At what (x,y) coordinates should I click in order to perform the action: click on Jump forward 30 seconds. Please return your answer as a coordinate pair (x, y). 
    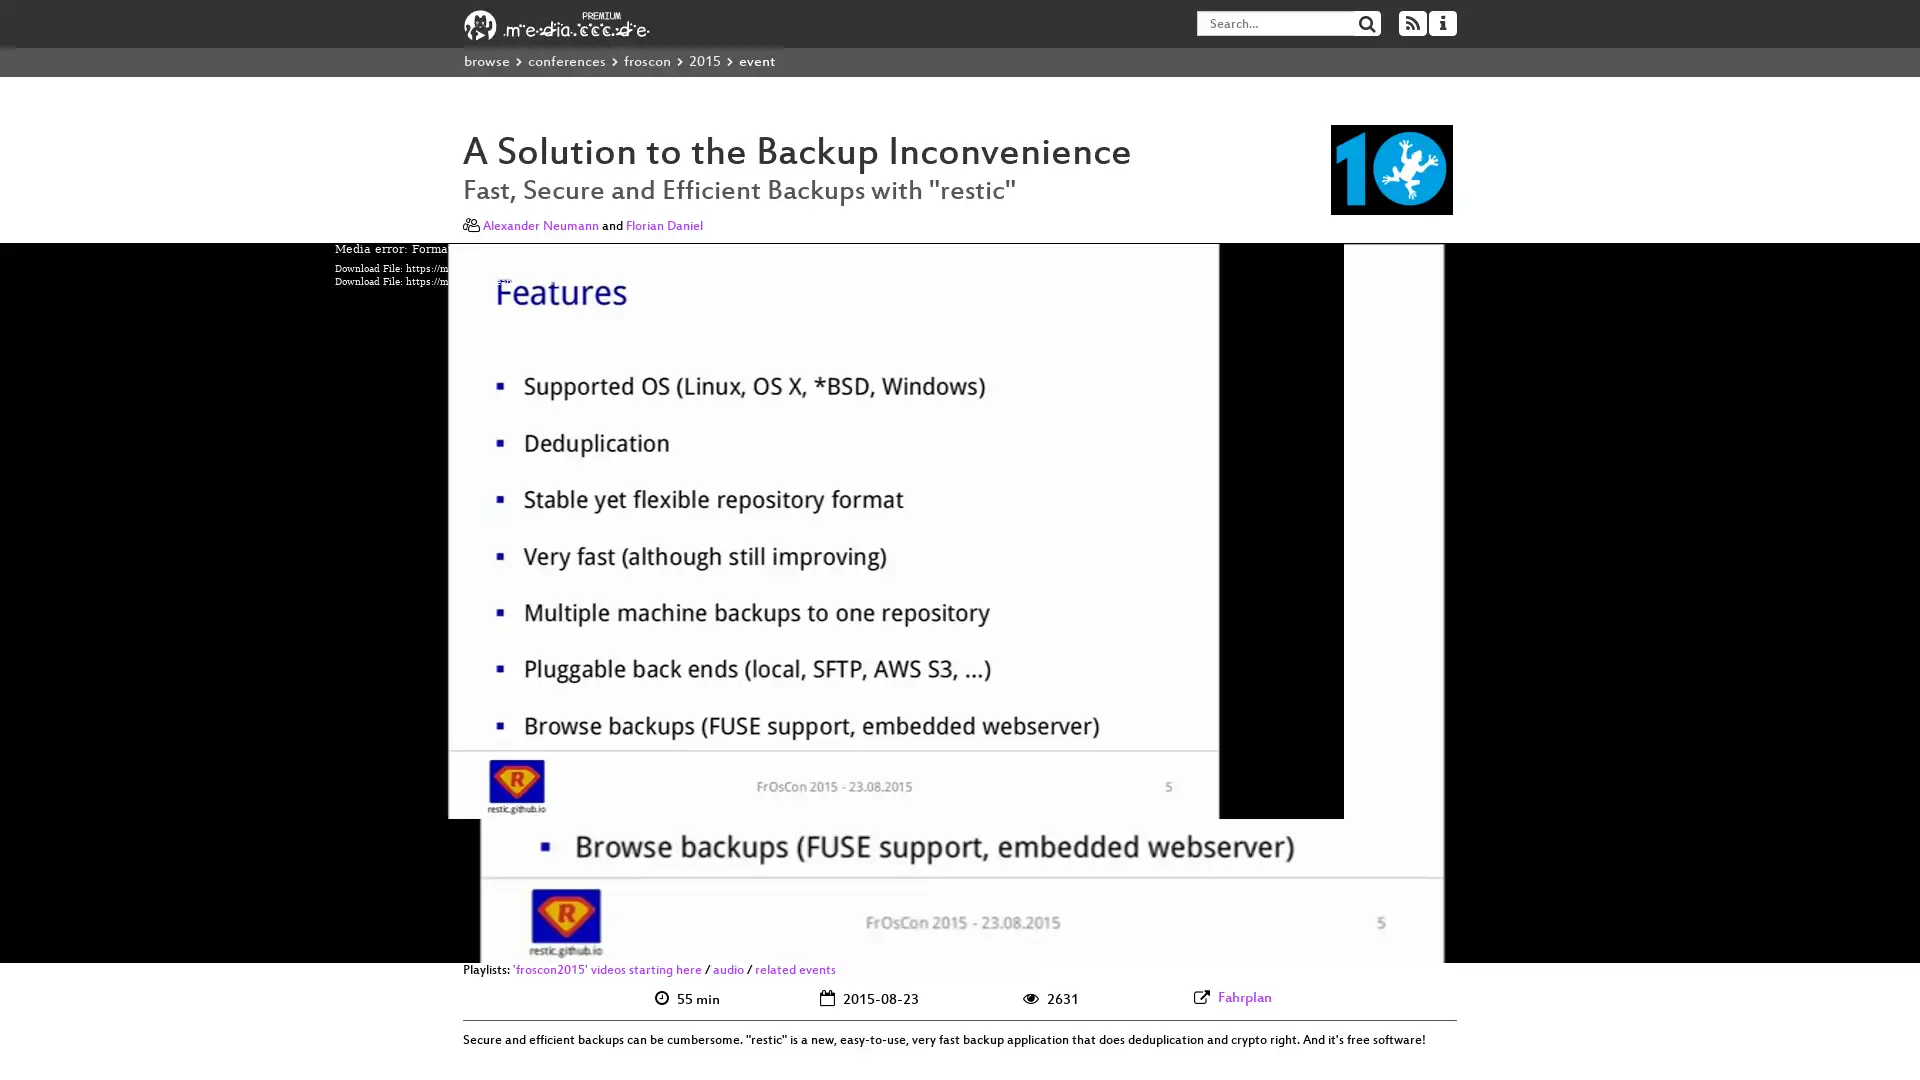
    Looking at the image, I should click on (408, 941).